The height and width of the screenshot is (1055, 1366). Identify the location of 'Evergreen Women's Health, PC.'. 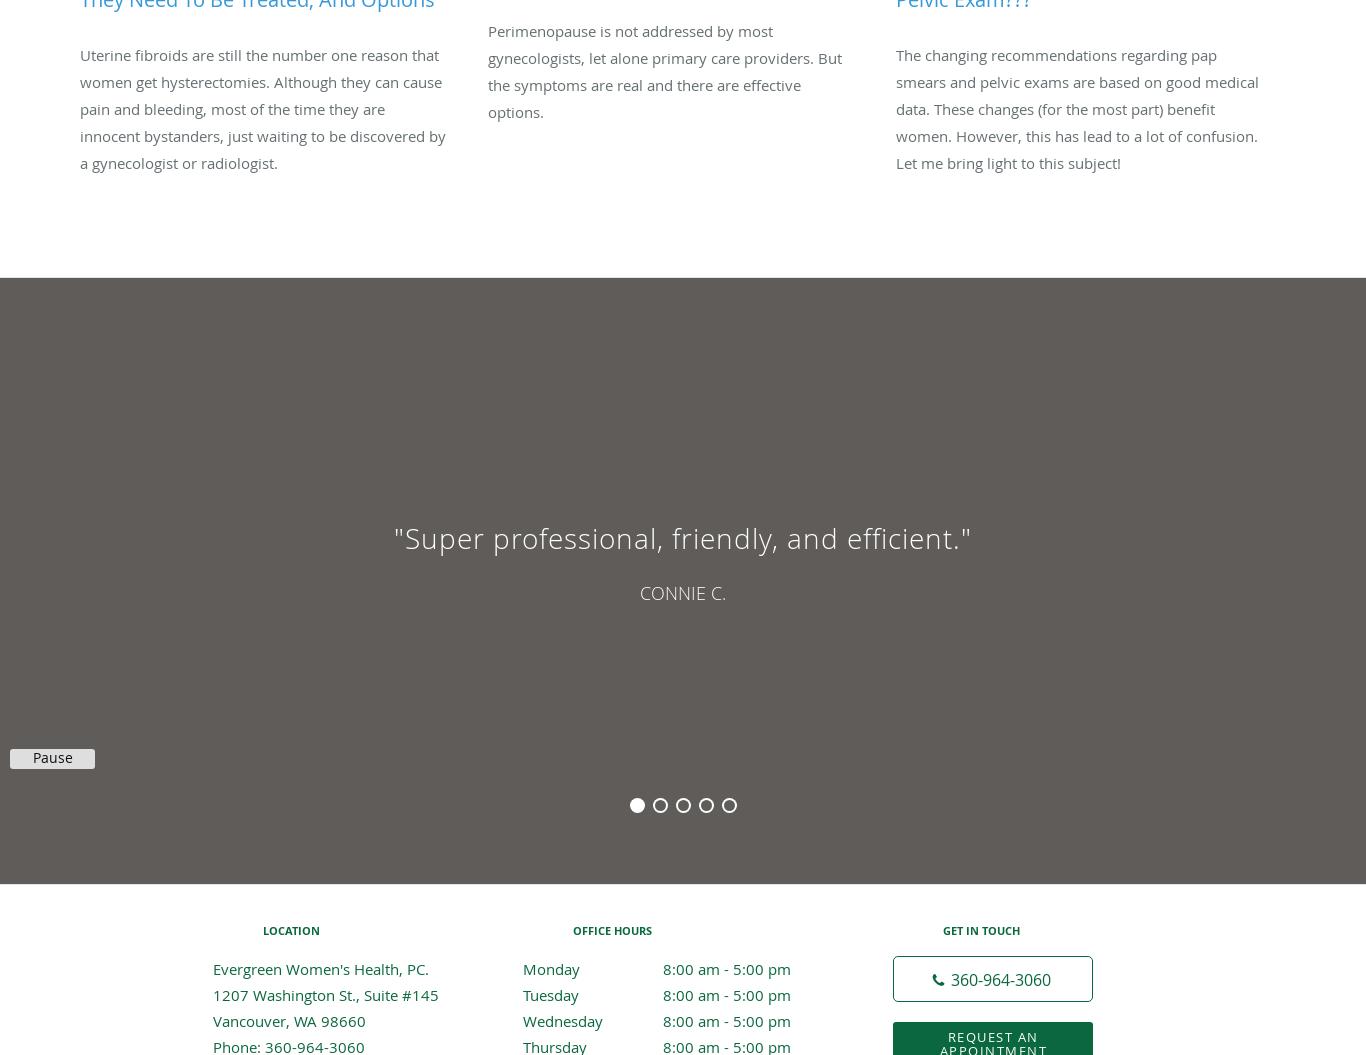
(321, 967).